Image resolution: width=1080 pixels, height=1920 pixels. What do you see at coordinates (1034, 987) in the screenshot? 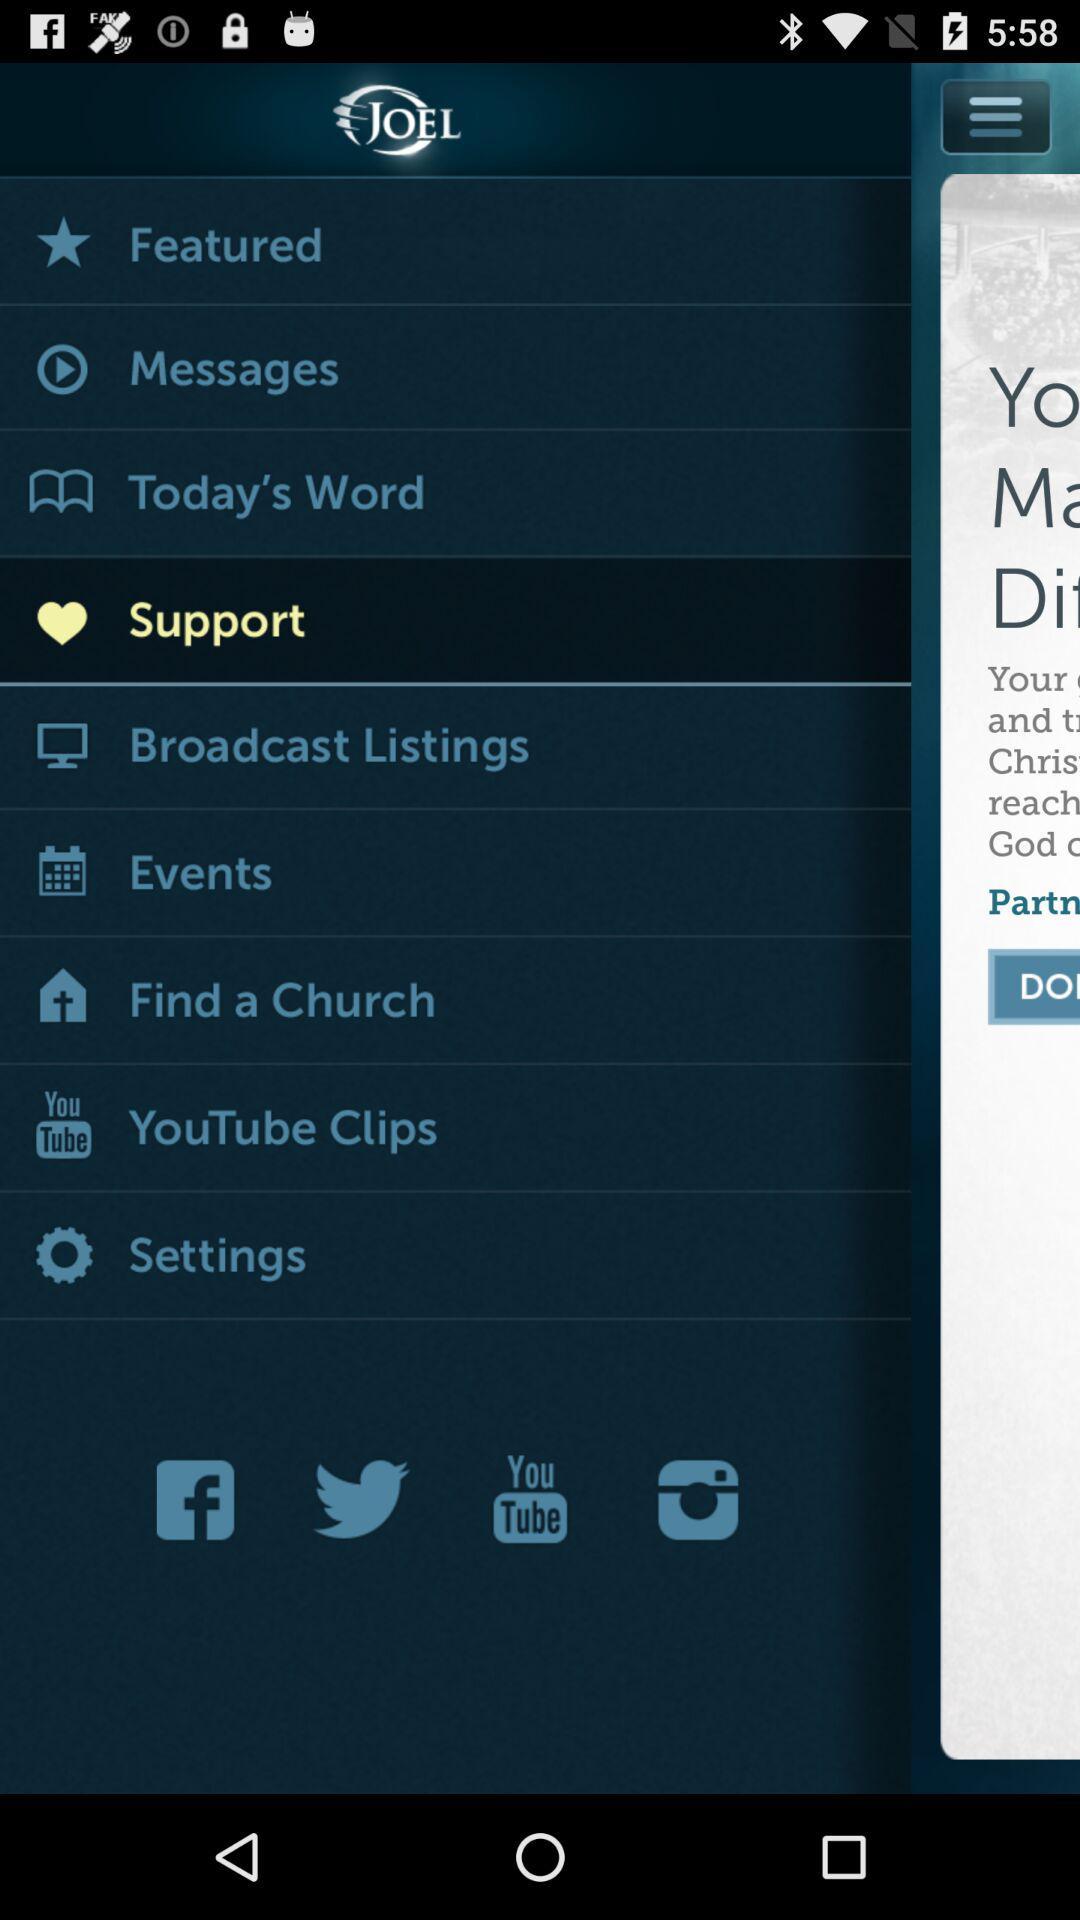
I see `the item below the partner with us icon` at bounding box center [1034, 987].